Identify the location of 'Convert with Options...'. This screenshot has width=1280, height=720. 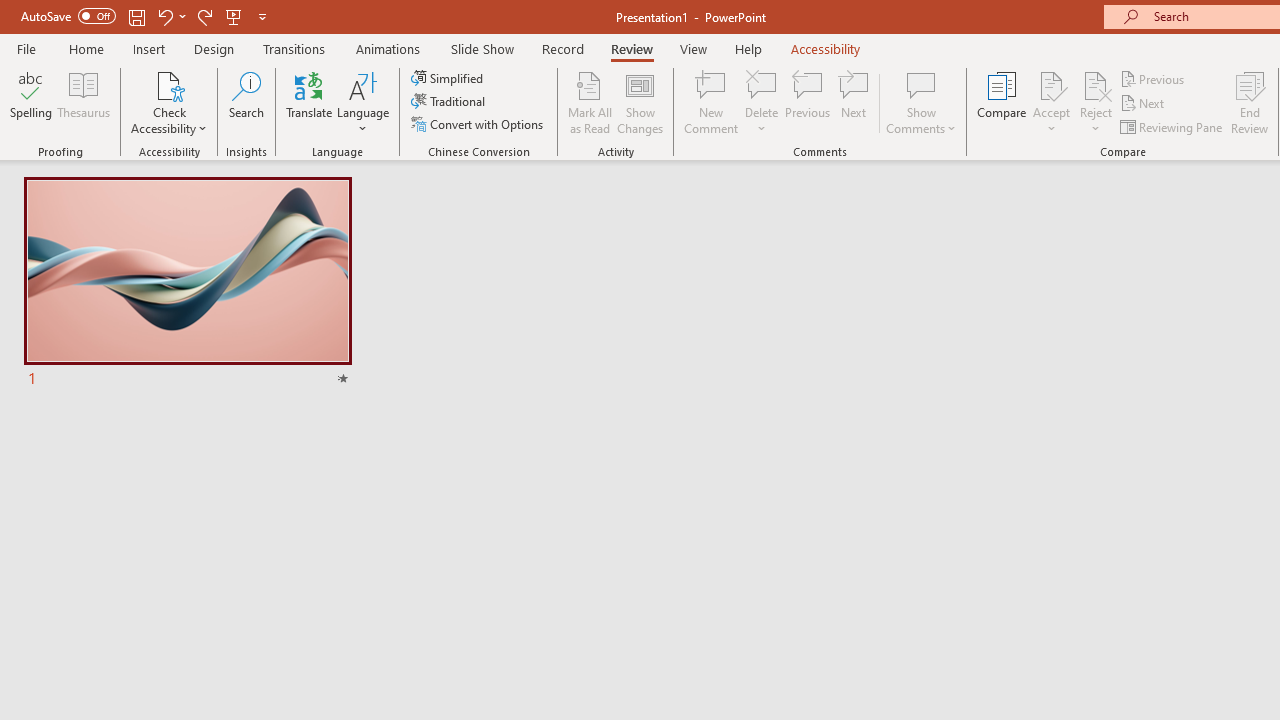
(478, 124).